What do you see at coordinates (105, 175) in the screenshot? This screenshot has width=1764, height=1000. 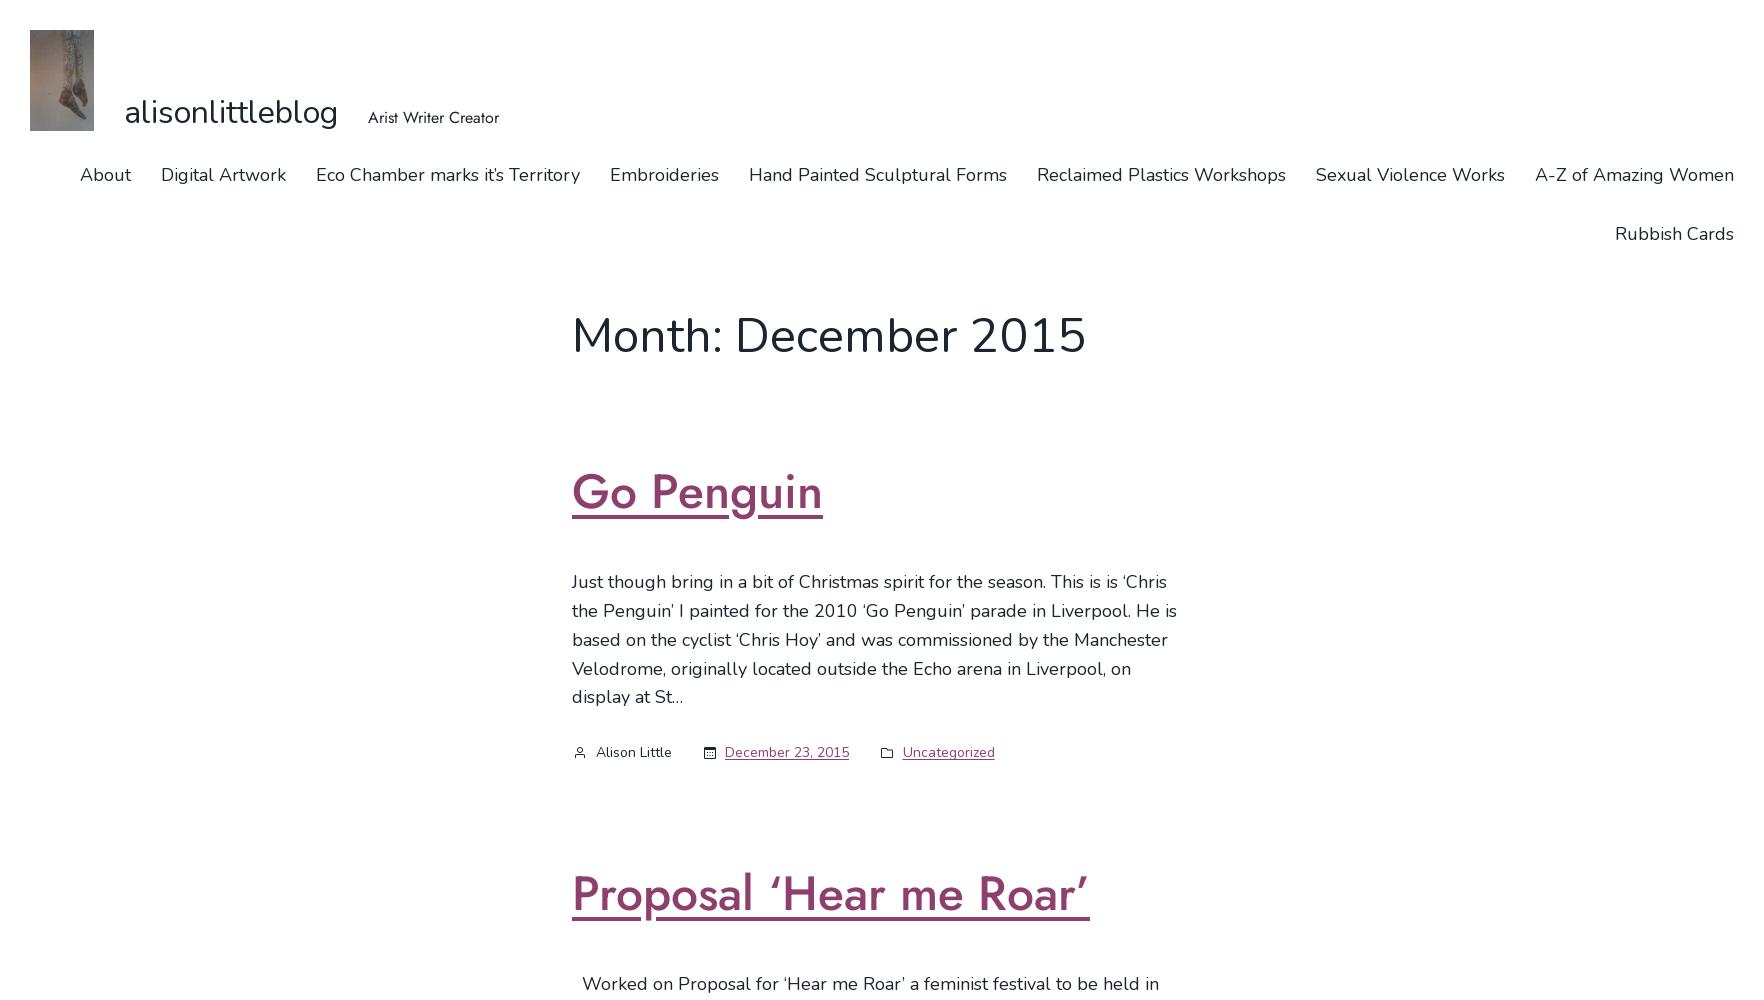 I see `'About'` at bounding box center [105, 175].